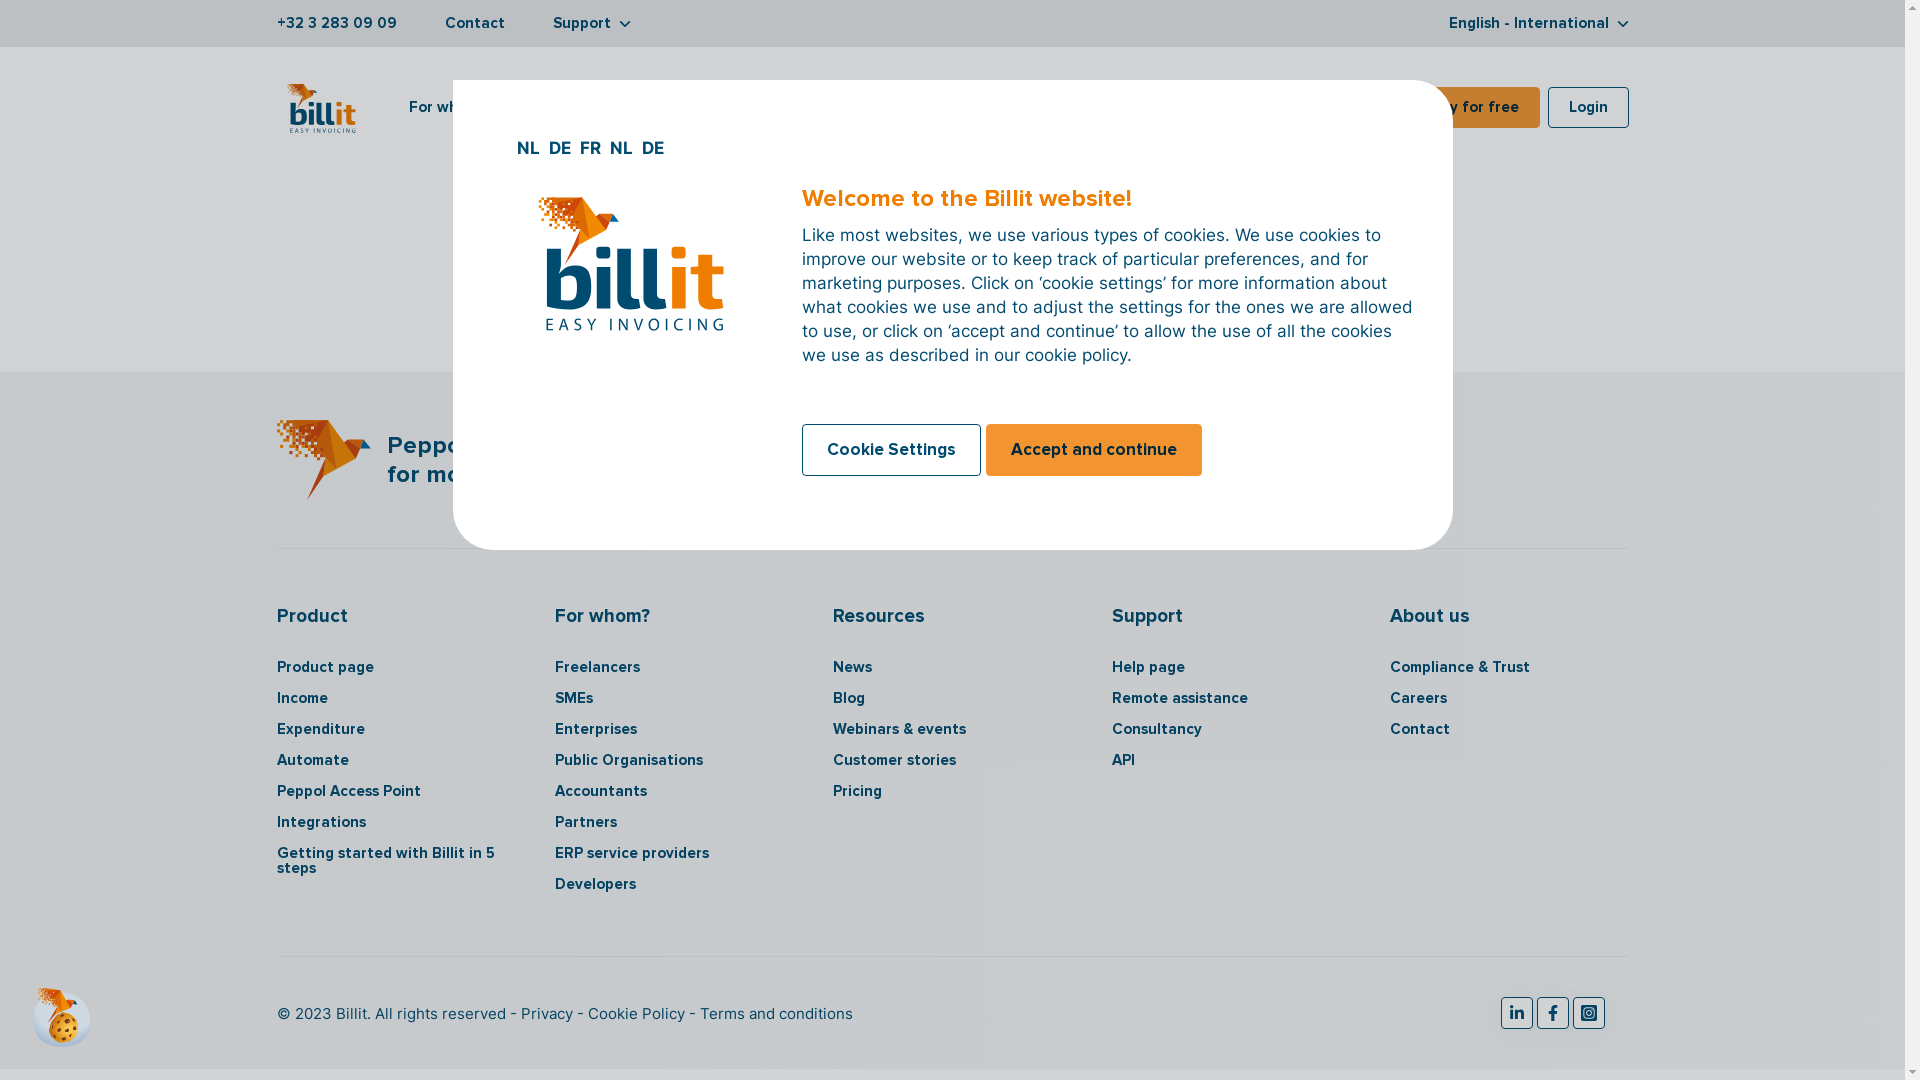 Image resolution: width=1920 pixels, height=1080 pixels. What do you see at coordinates (622, 146) in the screenshot?
I see `'NL'` at bounding box center [622, 146].